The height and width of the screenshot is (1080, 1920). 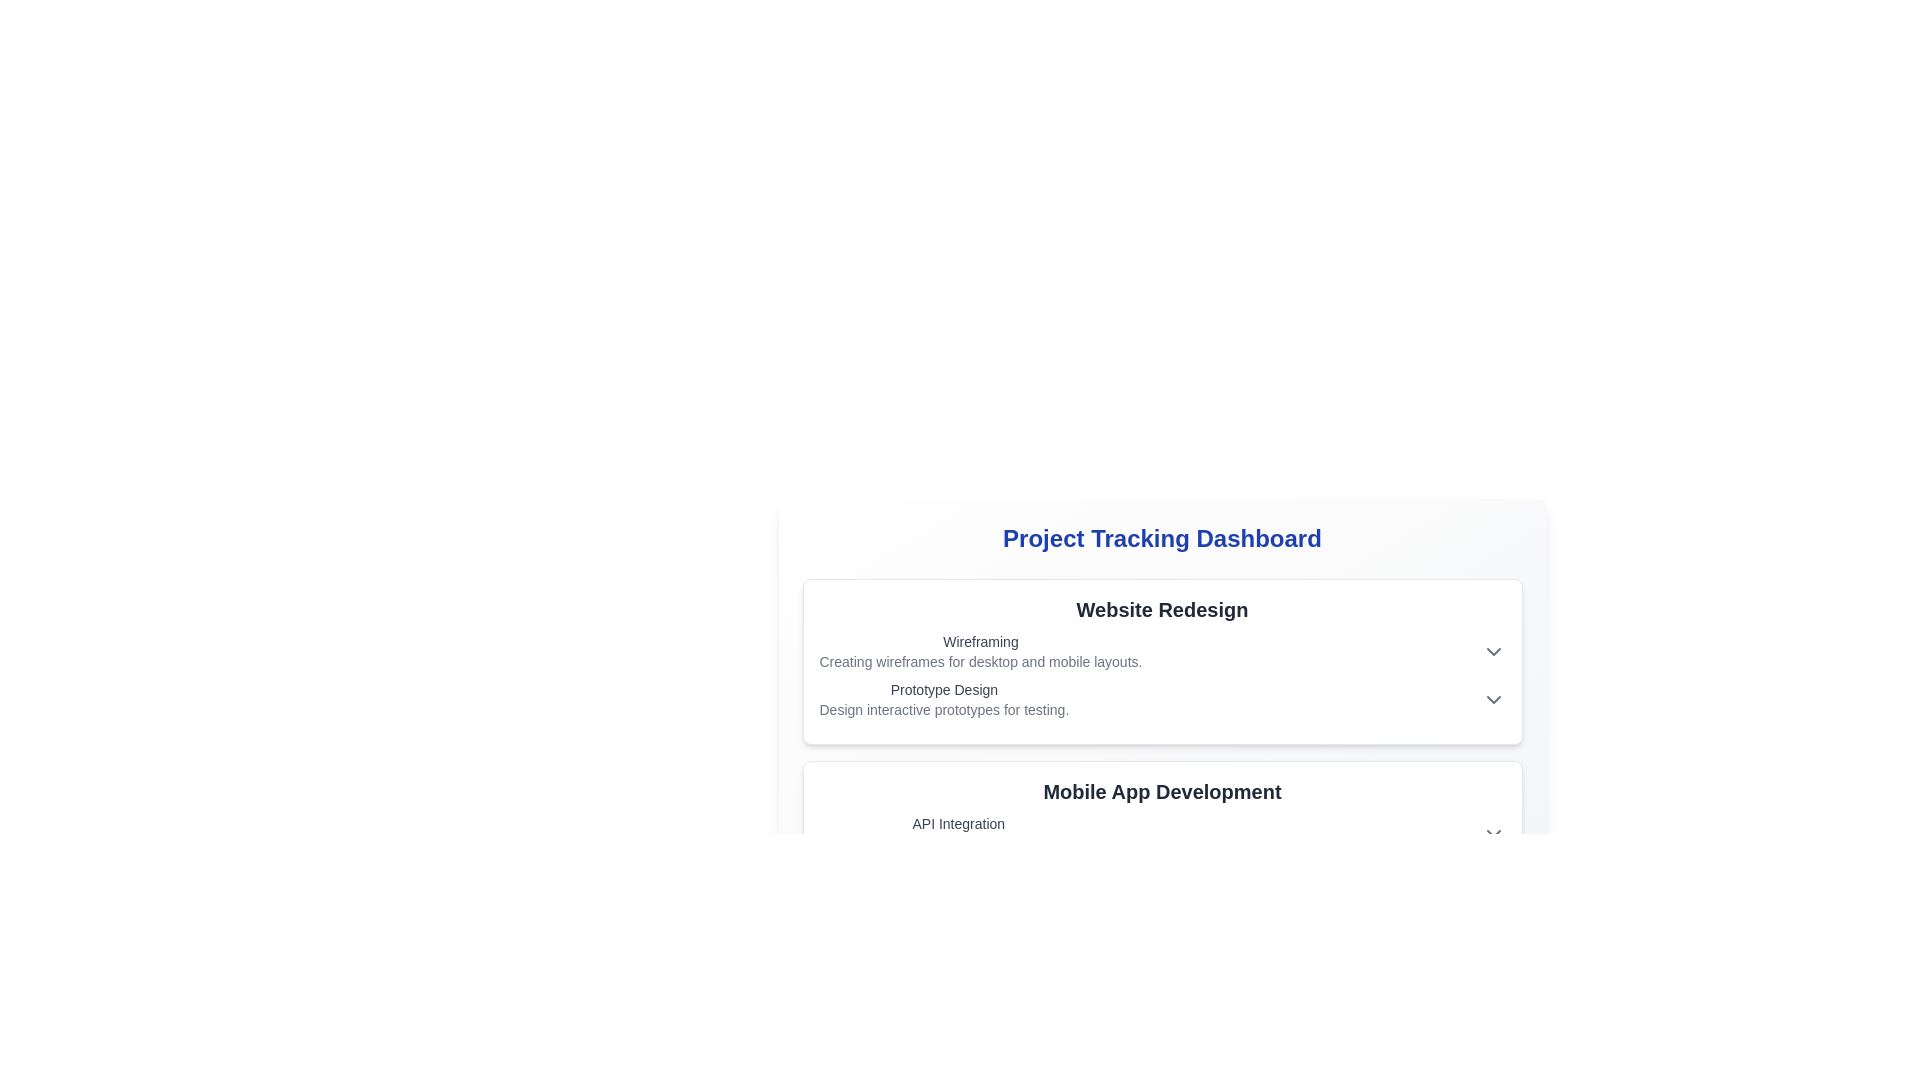 What do you see at coordinates (1162, 675) in the screenshot?
I see `the section titles within the 'Website Redesign' card` at bounding box center [1162, 675].